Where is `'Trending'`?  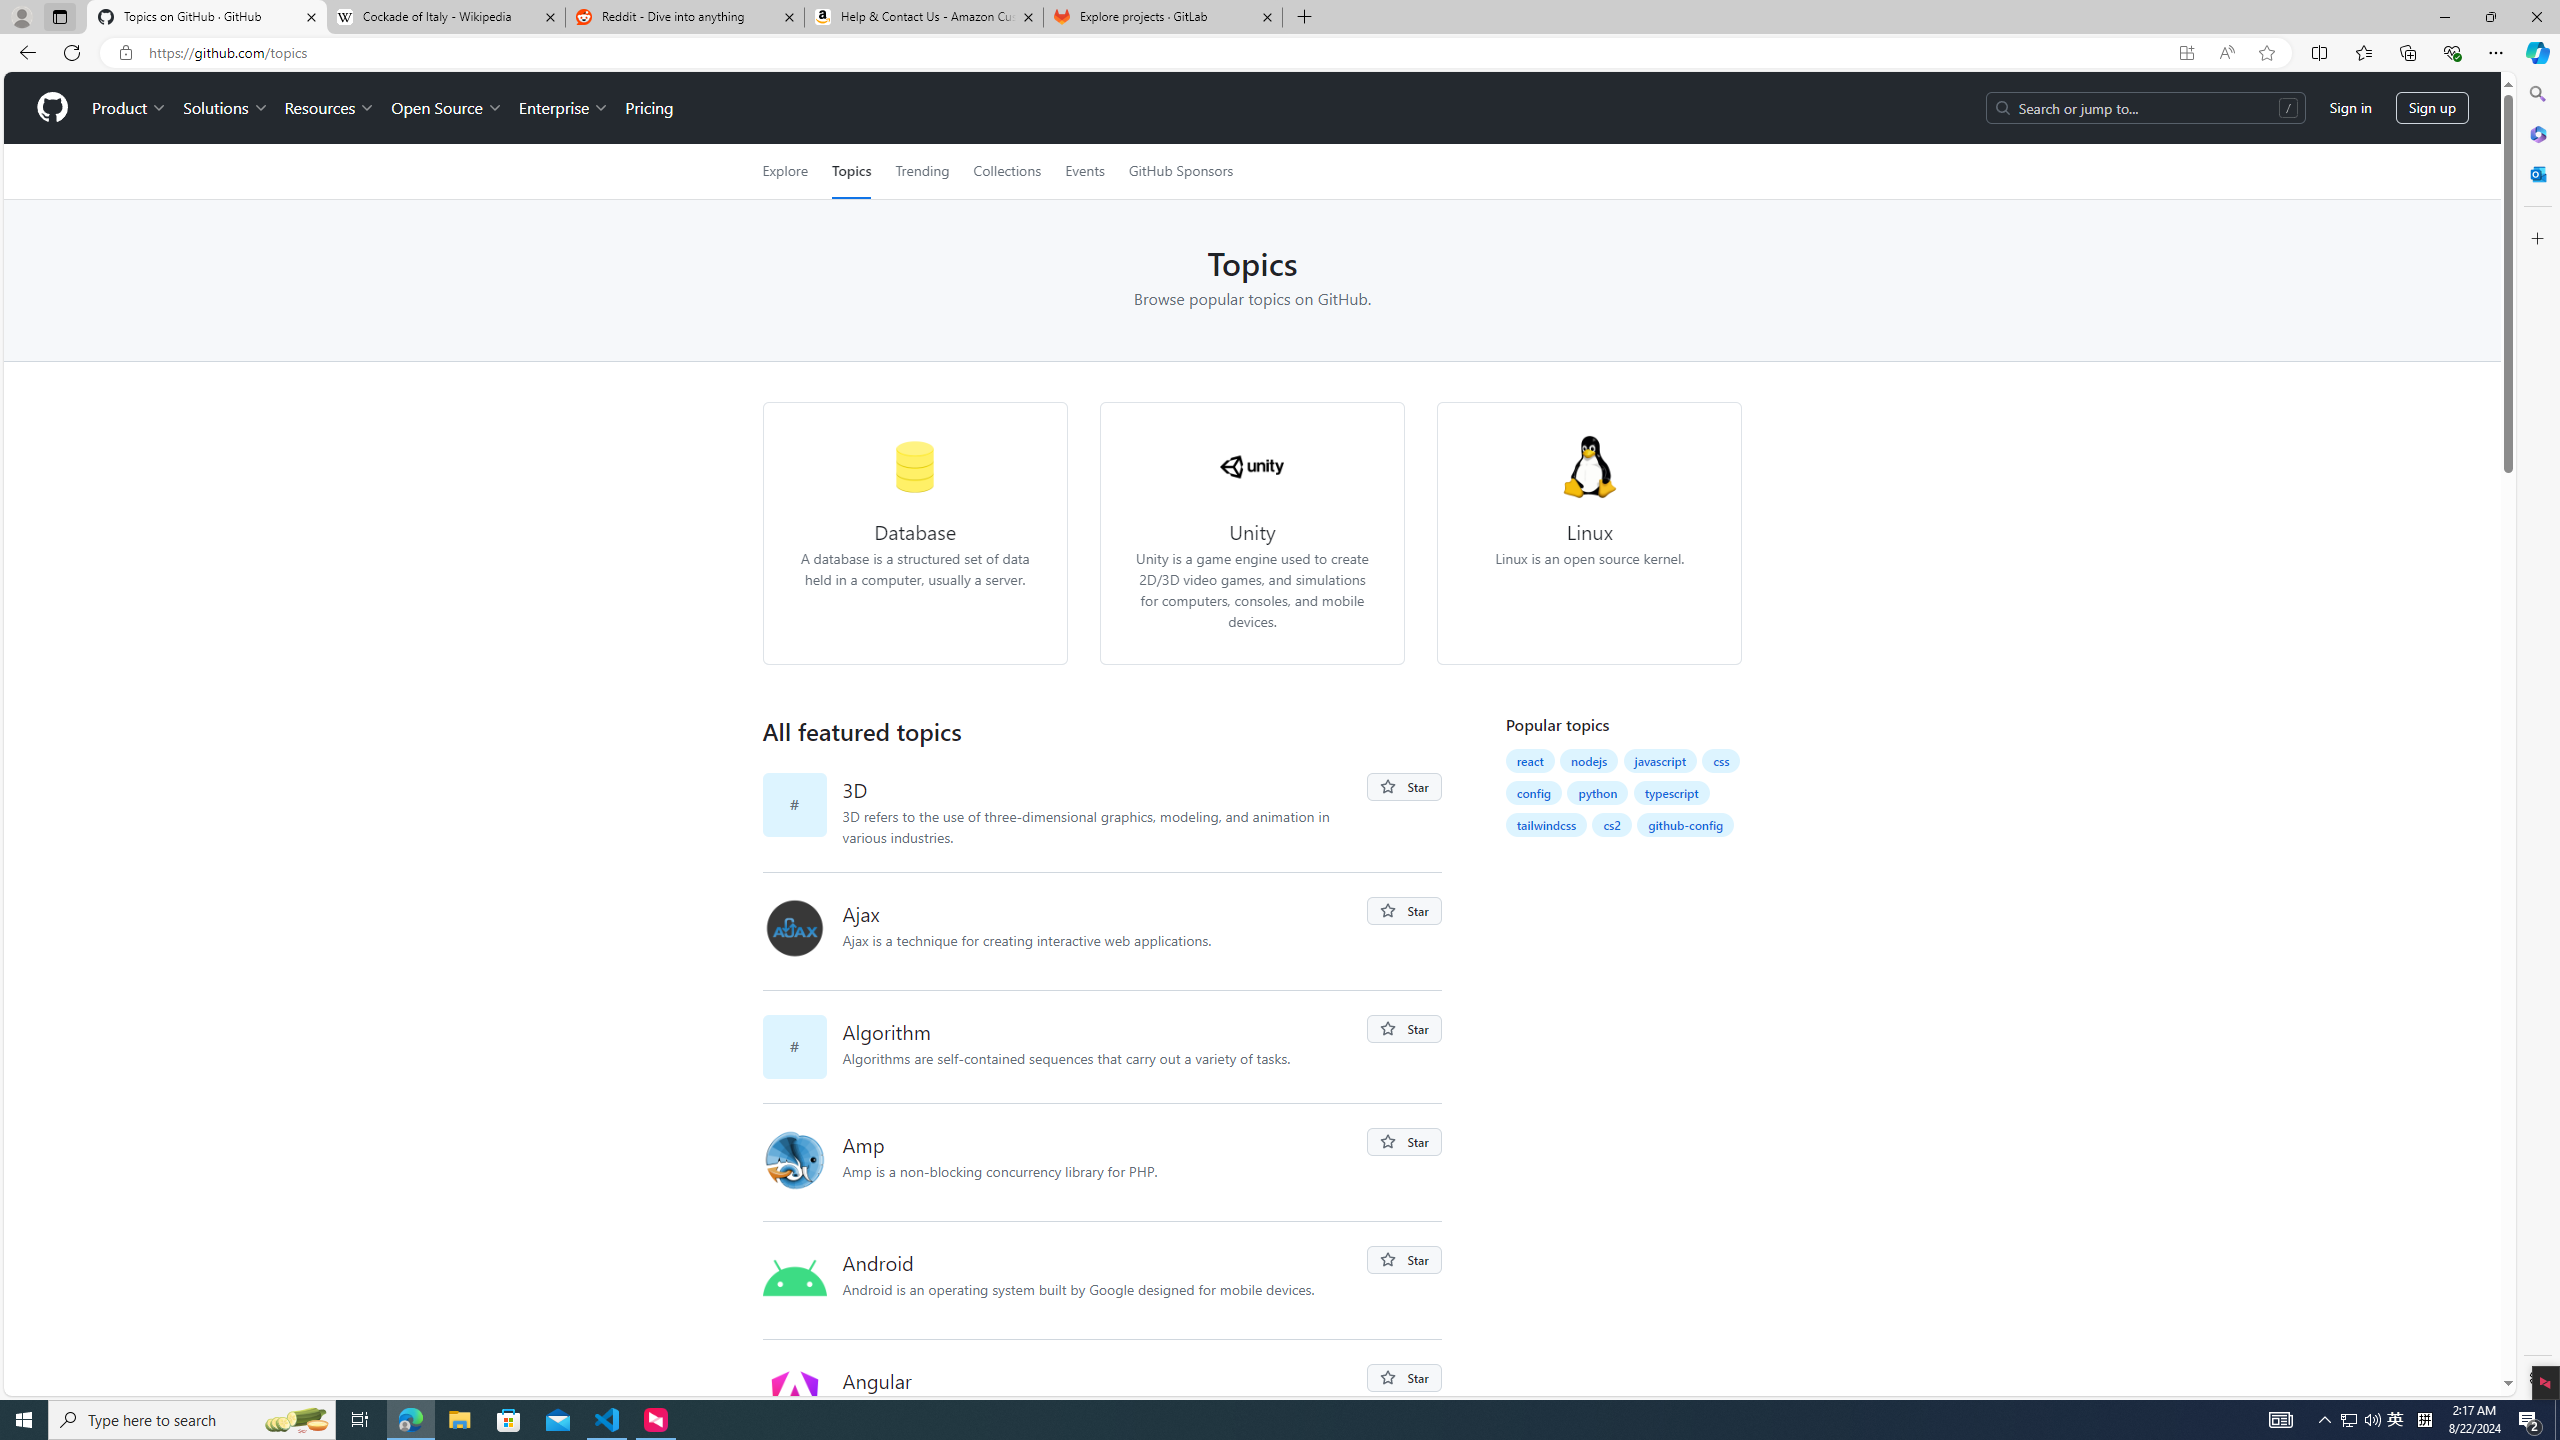
'Trending' is located at coordinates (921, 171).